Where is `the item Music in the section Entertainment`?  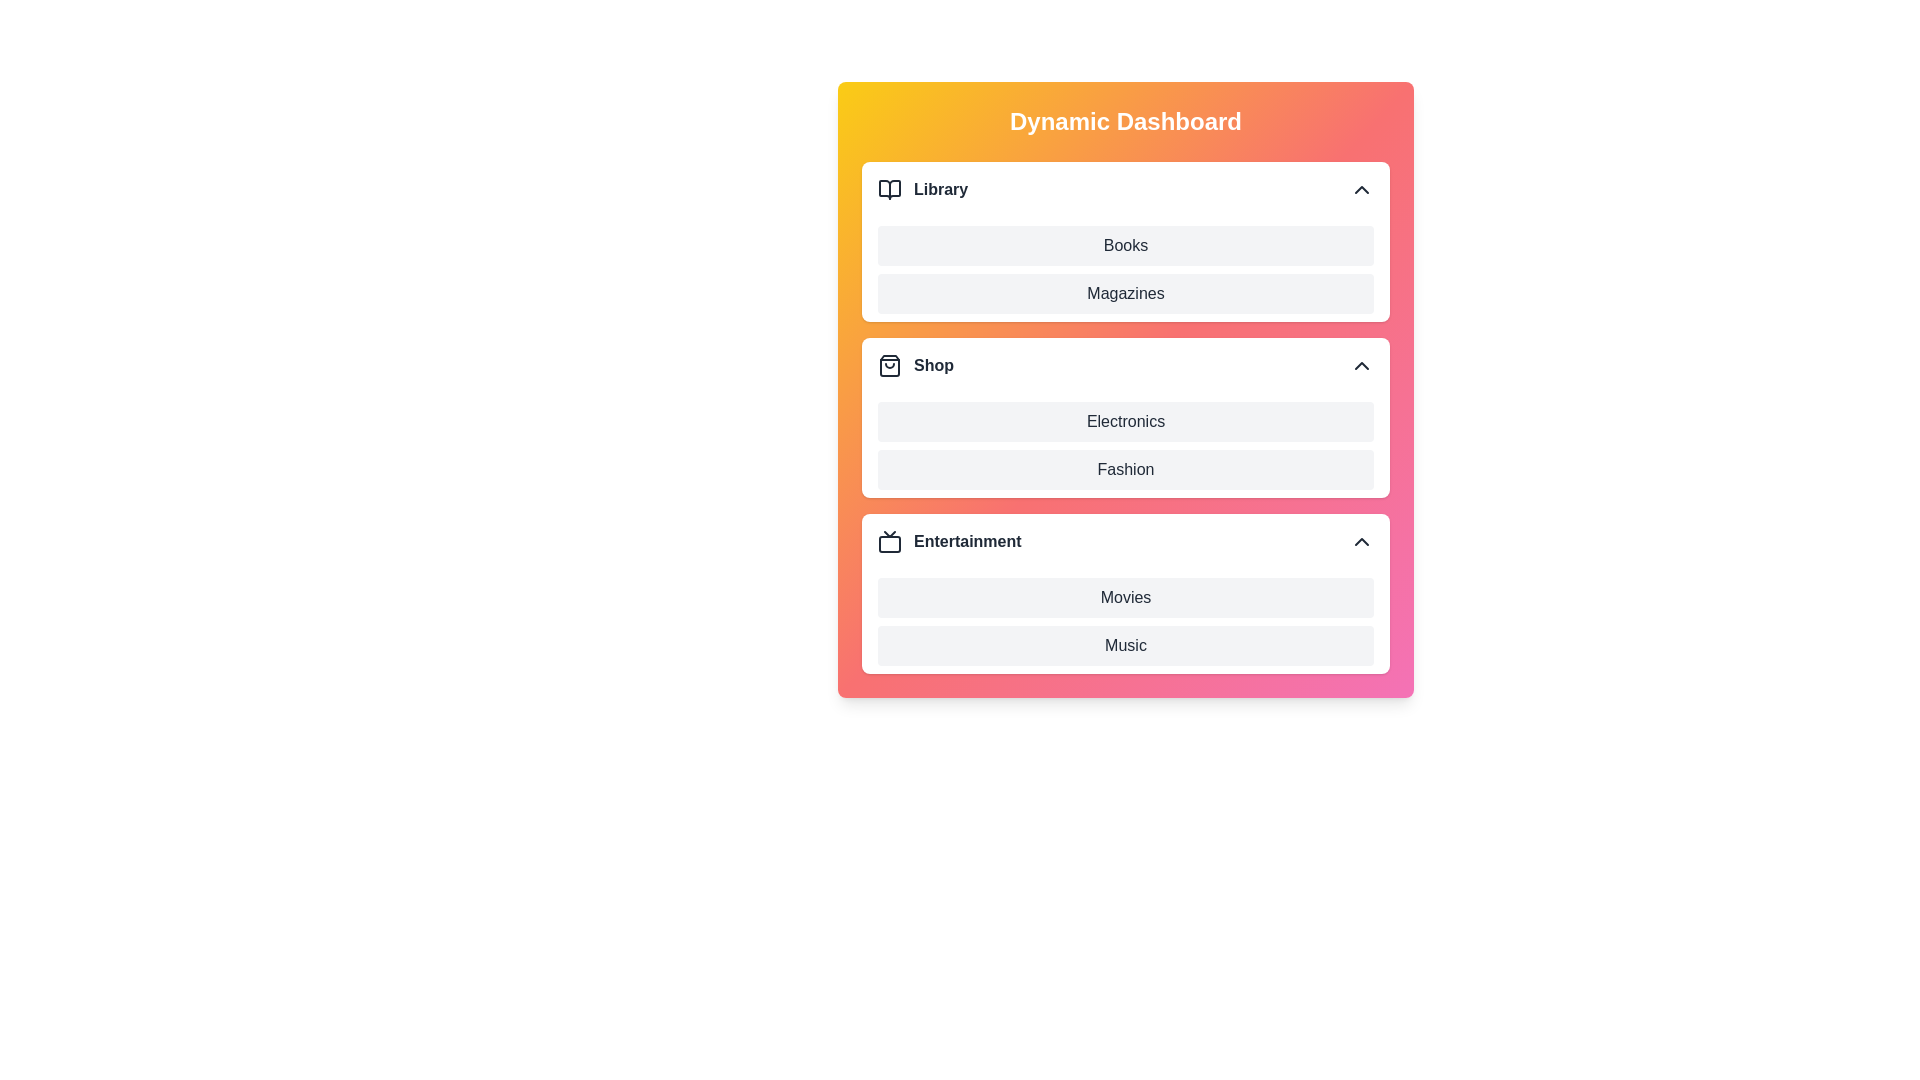 the item Music in the section Entertainment is located at coordinates (878, 645).